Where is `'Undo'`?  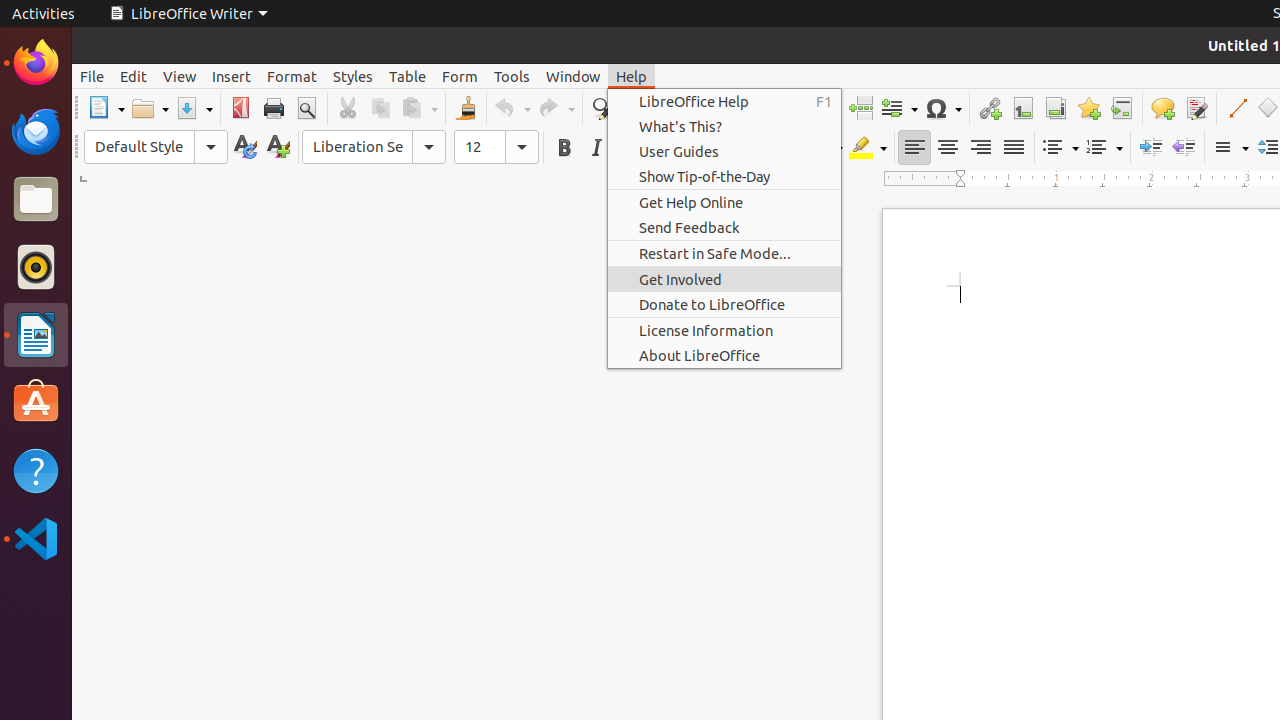 'Undo' is located at coordinates (512, 108).